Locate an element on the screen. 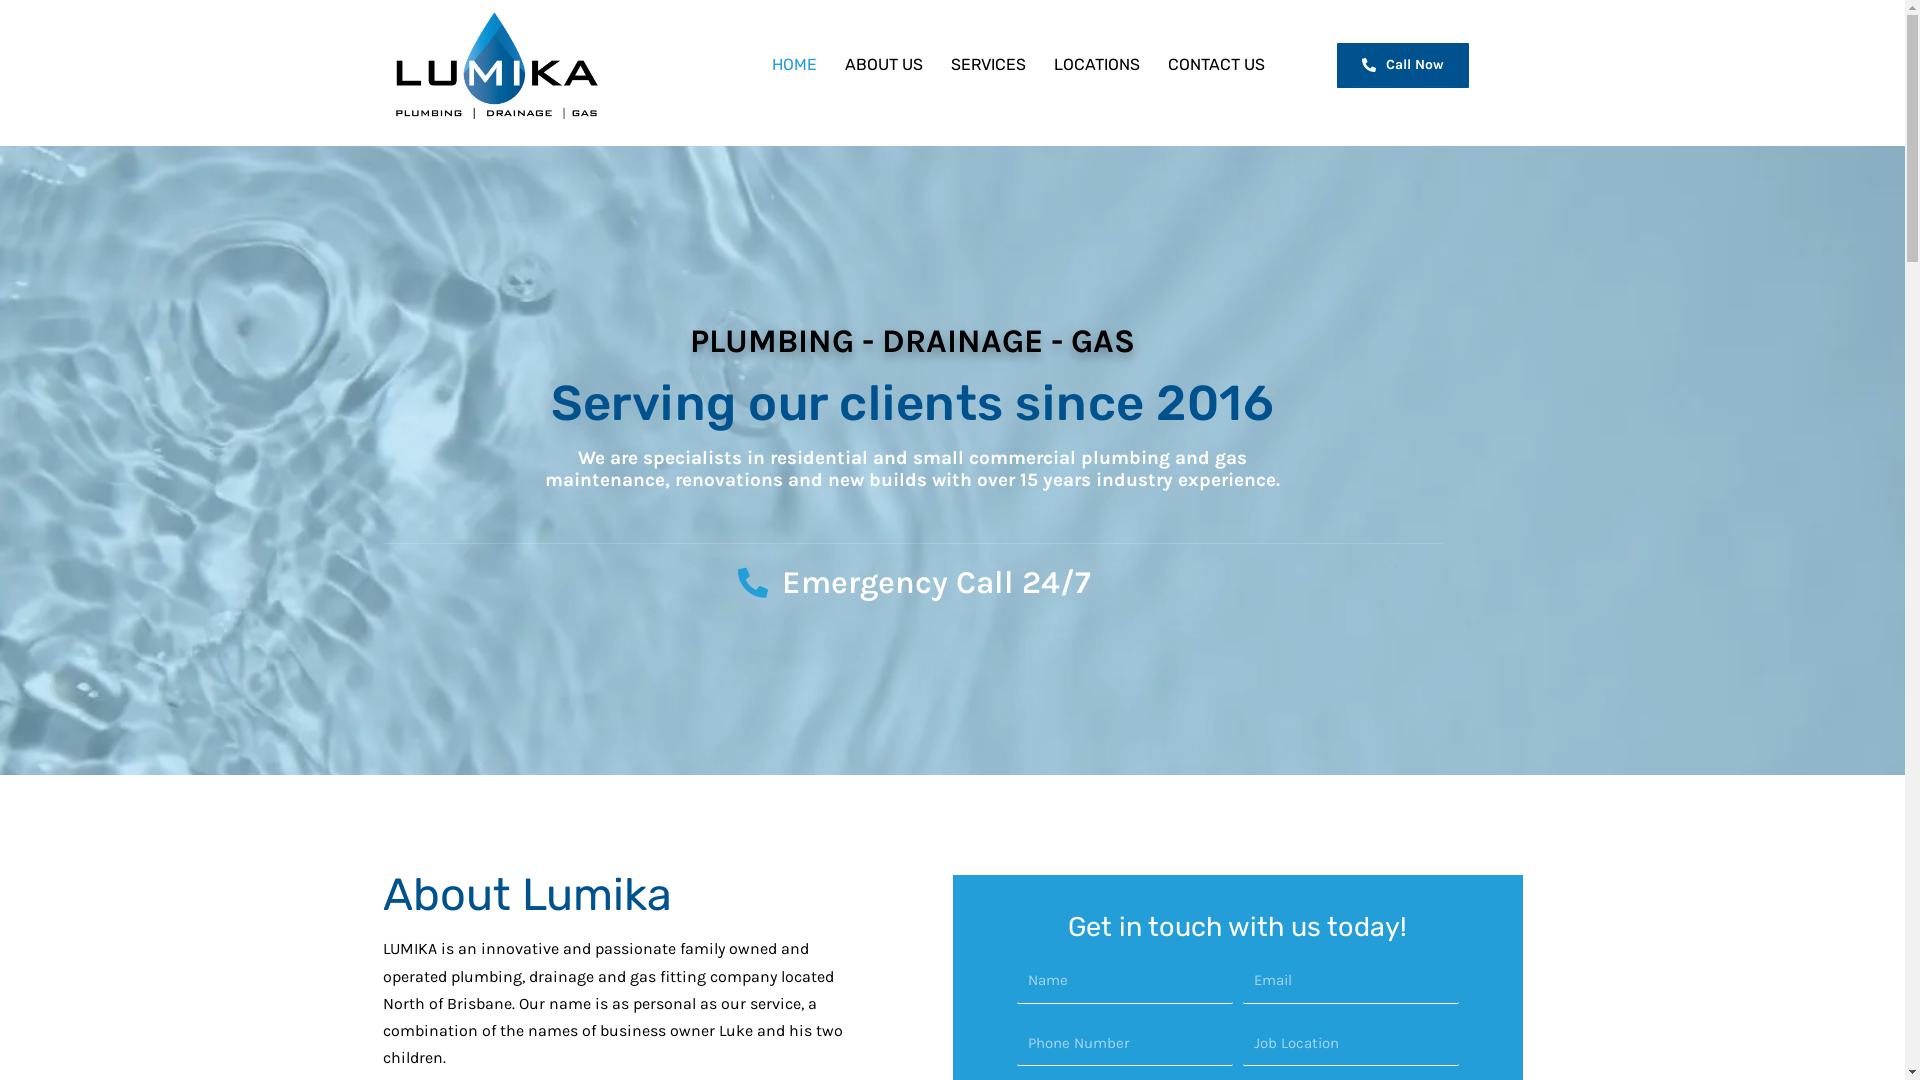 The width and height of the screenshot is (1920, 1080). 'CONTACT US' is located at coordinates (1215, 64).